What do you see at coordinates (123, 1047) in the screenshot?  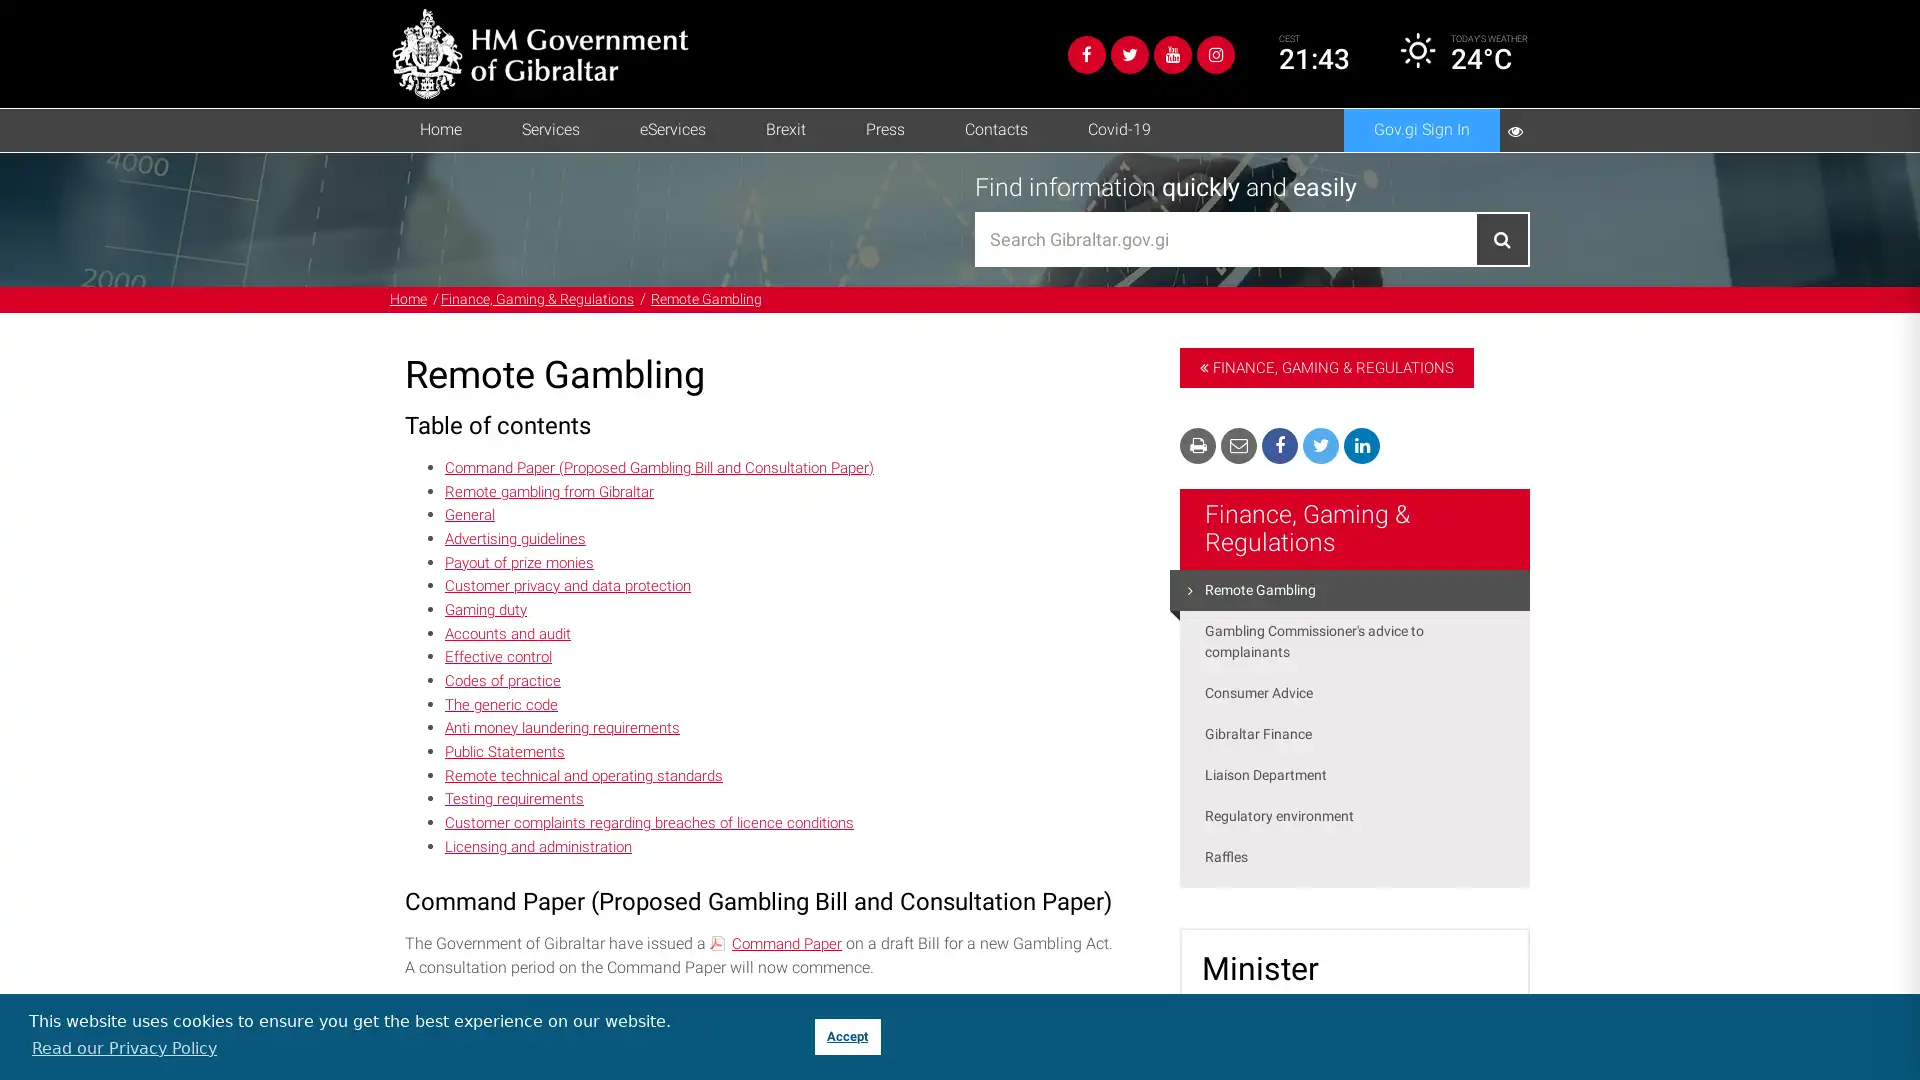 I see `learn more about cookies` at bounding box center [123, 1047].